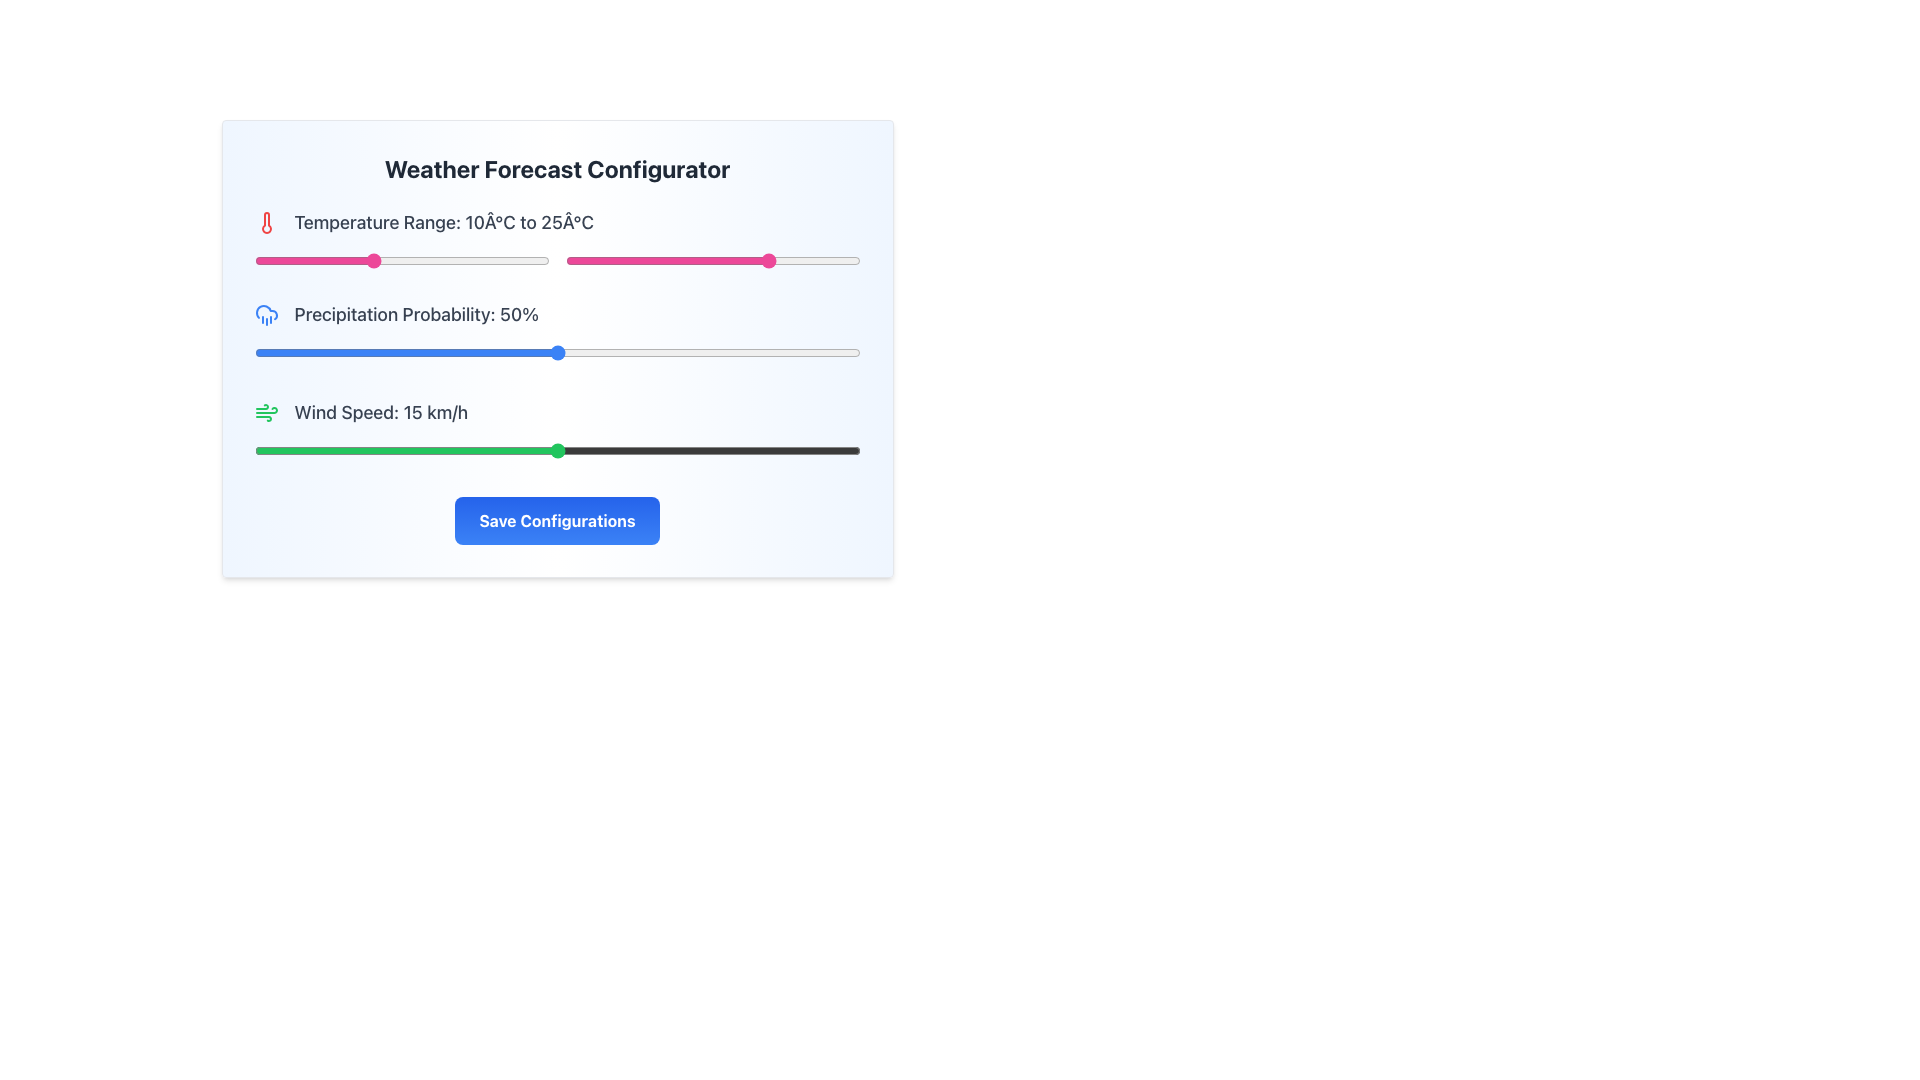 This screenshot has width=1920, height=1080. What do you see at coordinates (265, 312) in the screenshot?
I see `the main cloud shape component of the cloud and rain icon, which visually represents weather-related information` at bounding box center [265, 312].